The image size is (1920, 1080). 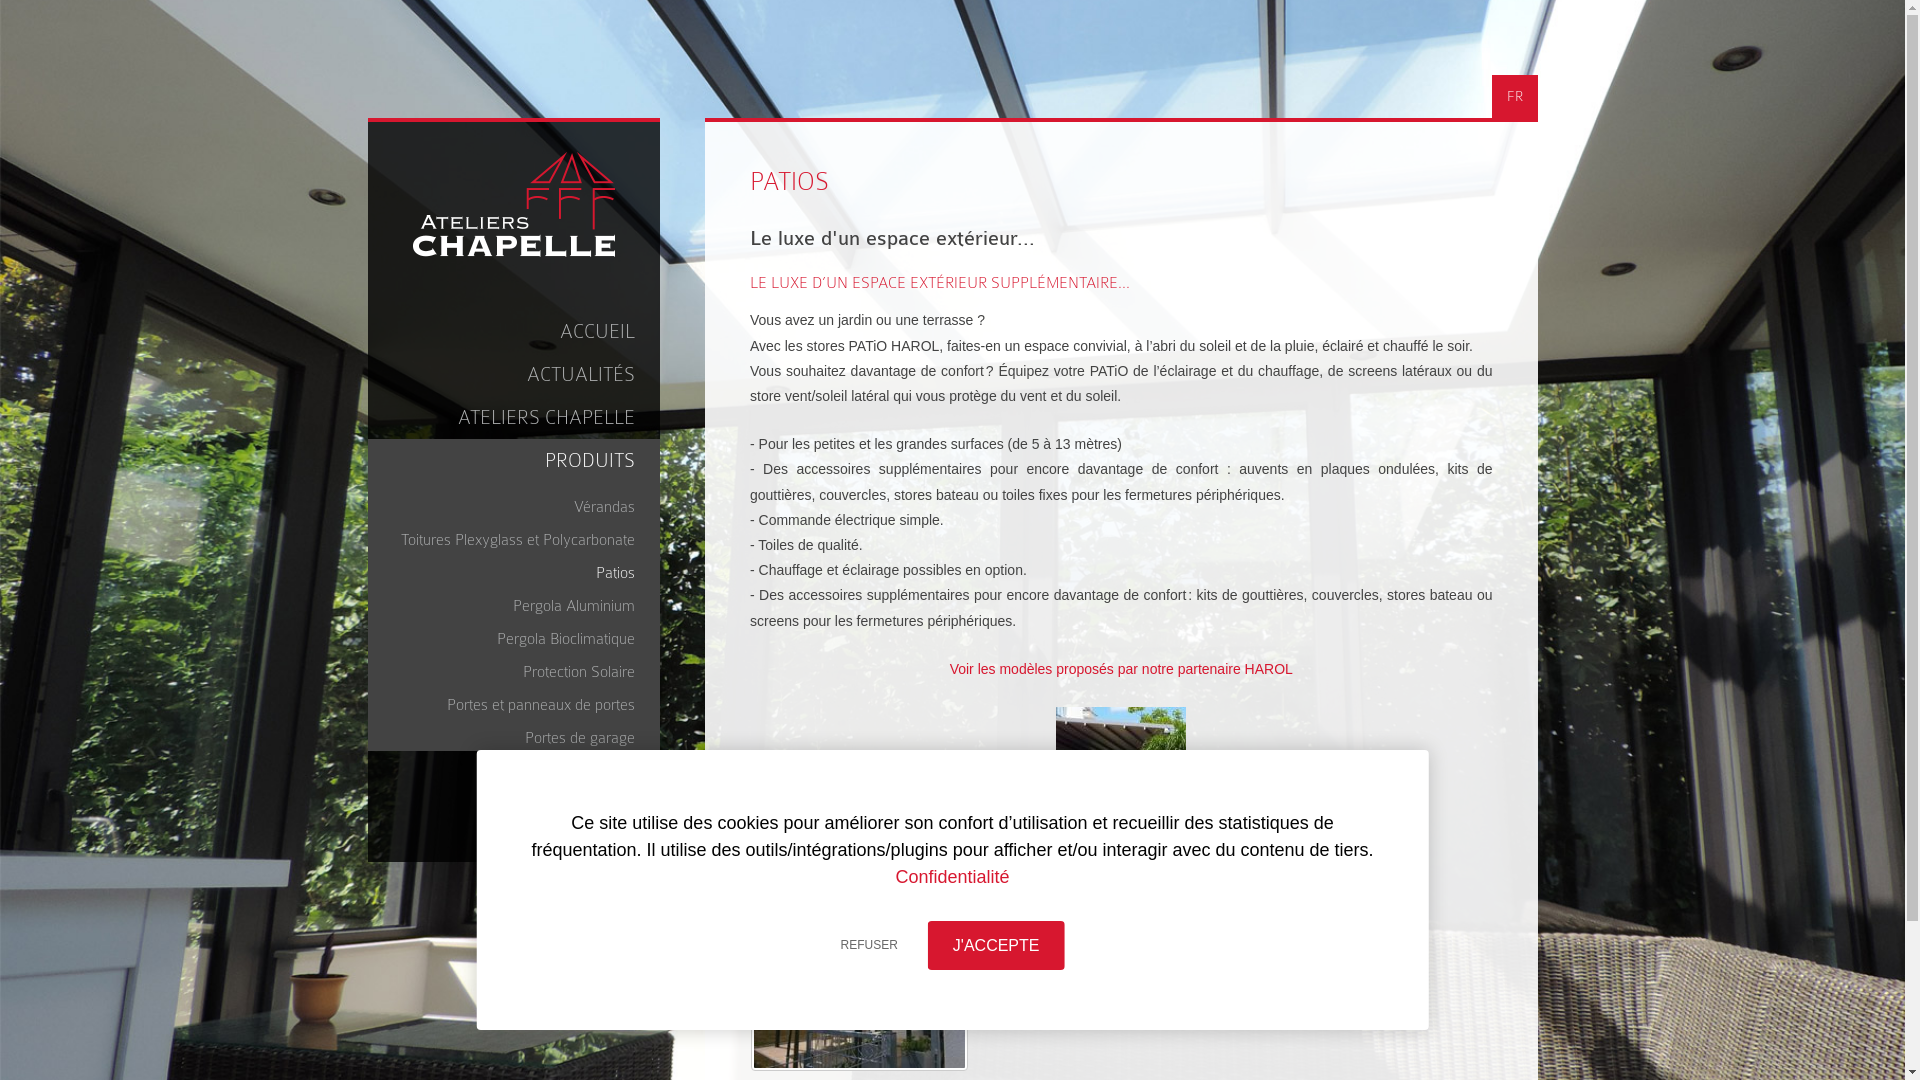 What do you see at coordinates (514, 204) in the screenshot?
I see `'Ateliers Chapelle'` at bounding box center [514, 204].